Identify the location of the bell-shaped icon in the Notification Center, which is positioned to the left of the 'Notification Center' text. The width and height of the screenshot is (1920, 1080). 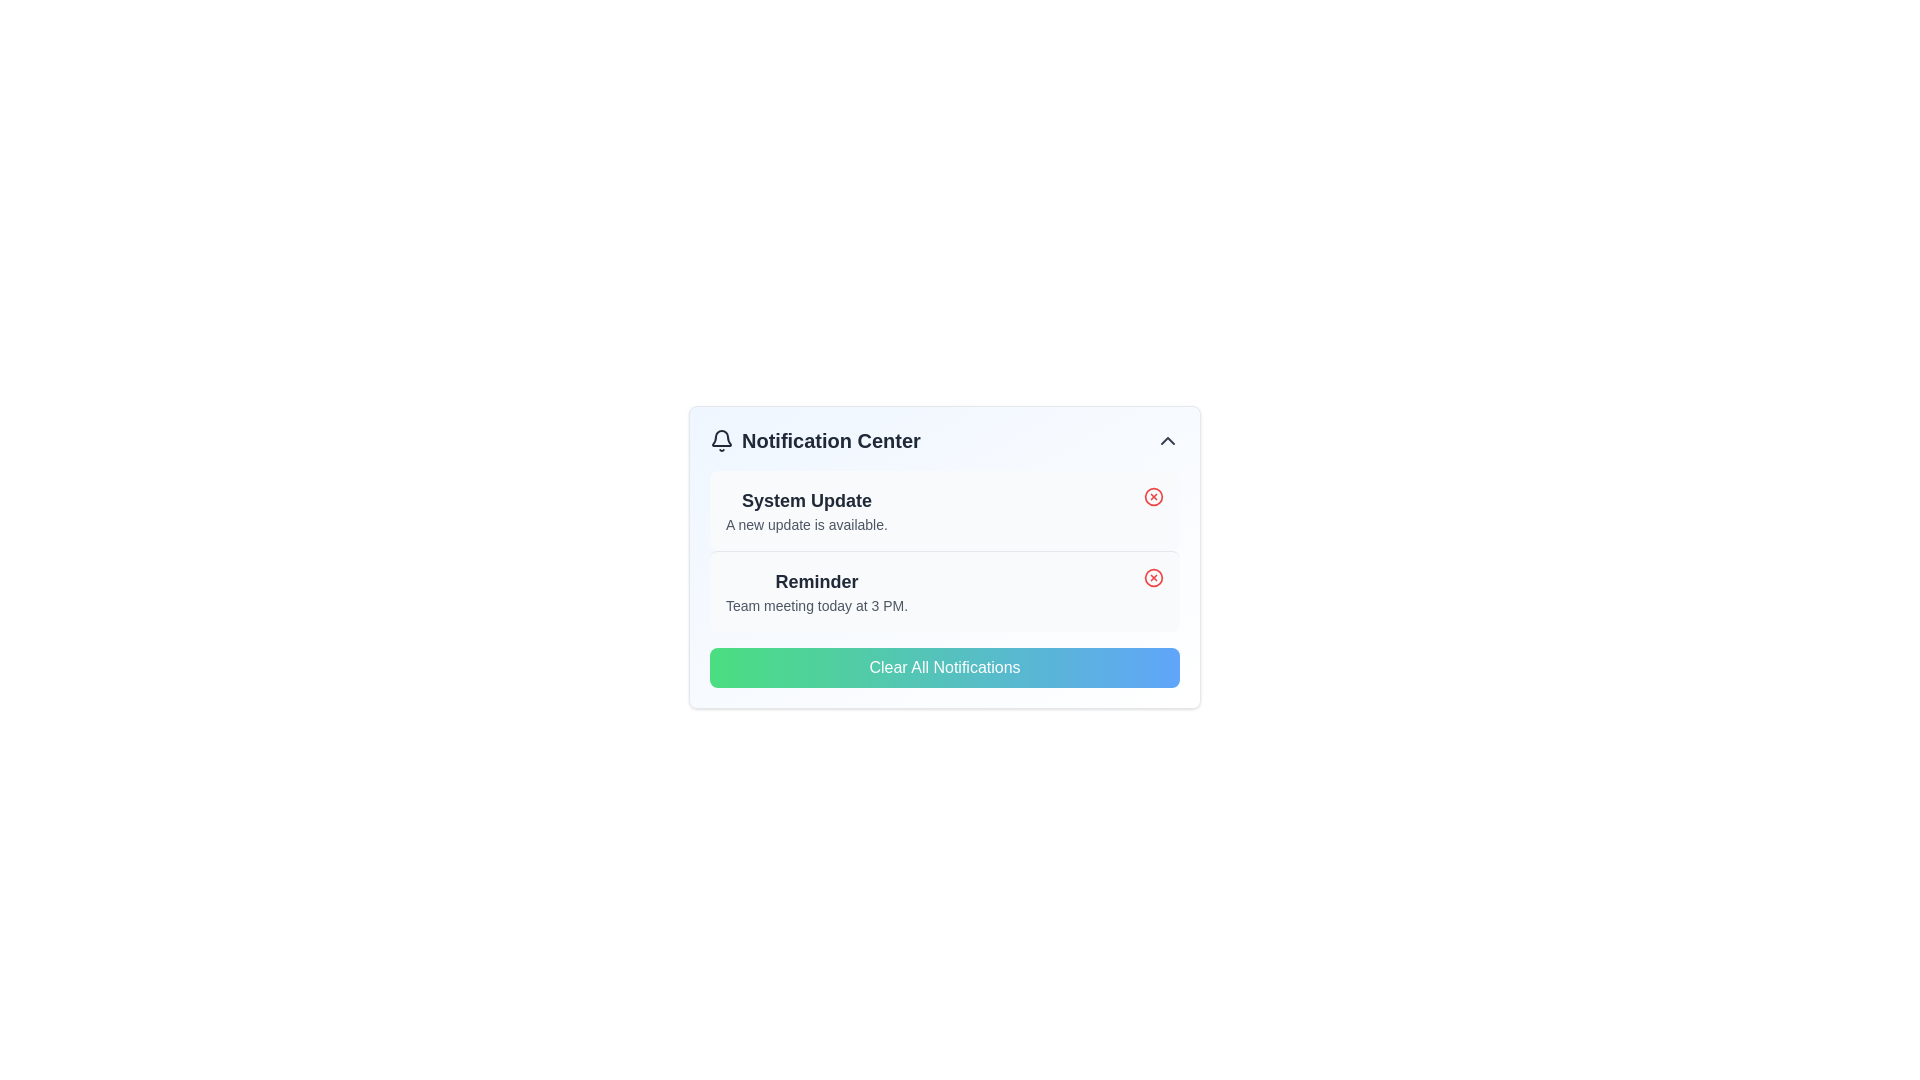
(720, 439).